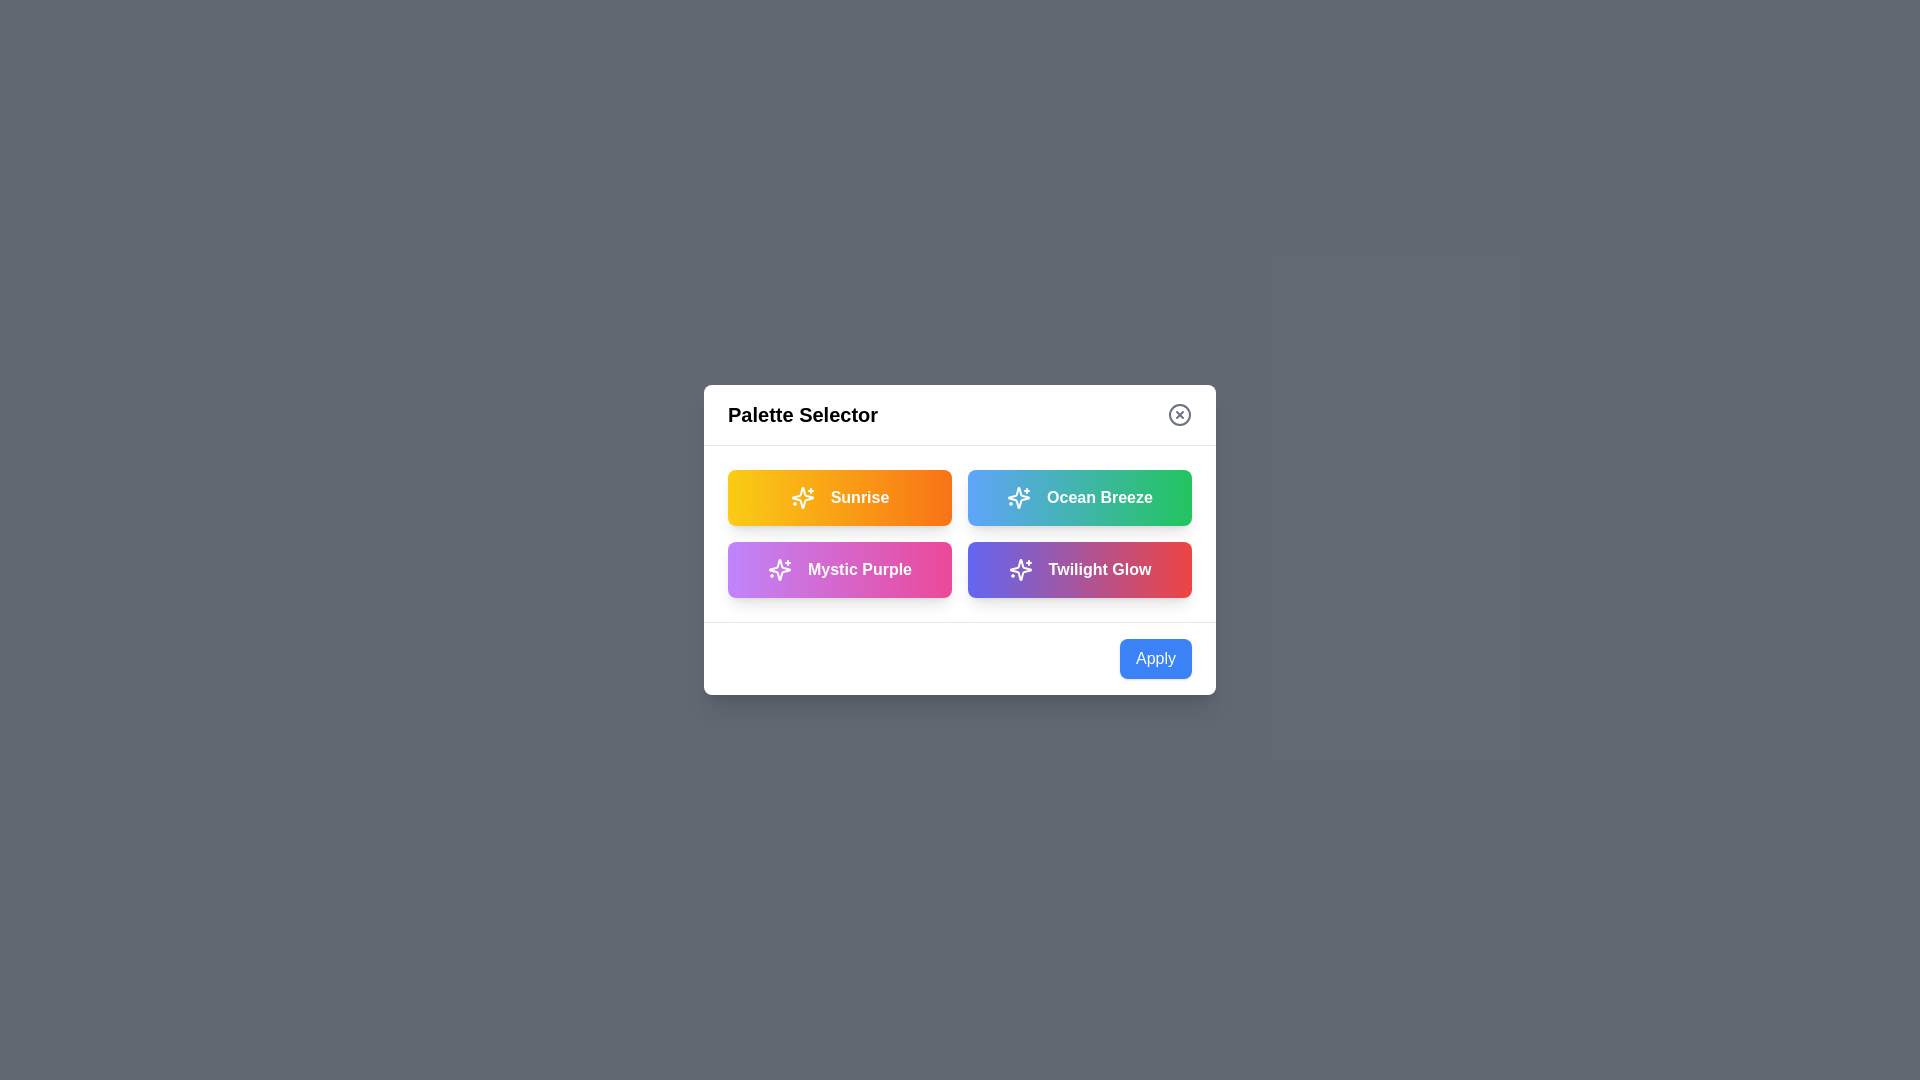  I want to click on the palette card labeled Sunrise to select it, so click(840, 496).